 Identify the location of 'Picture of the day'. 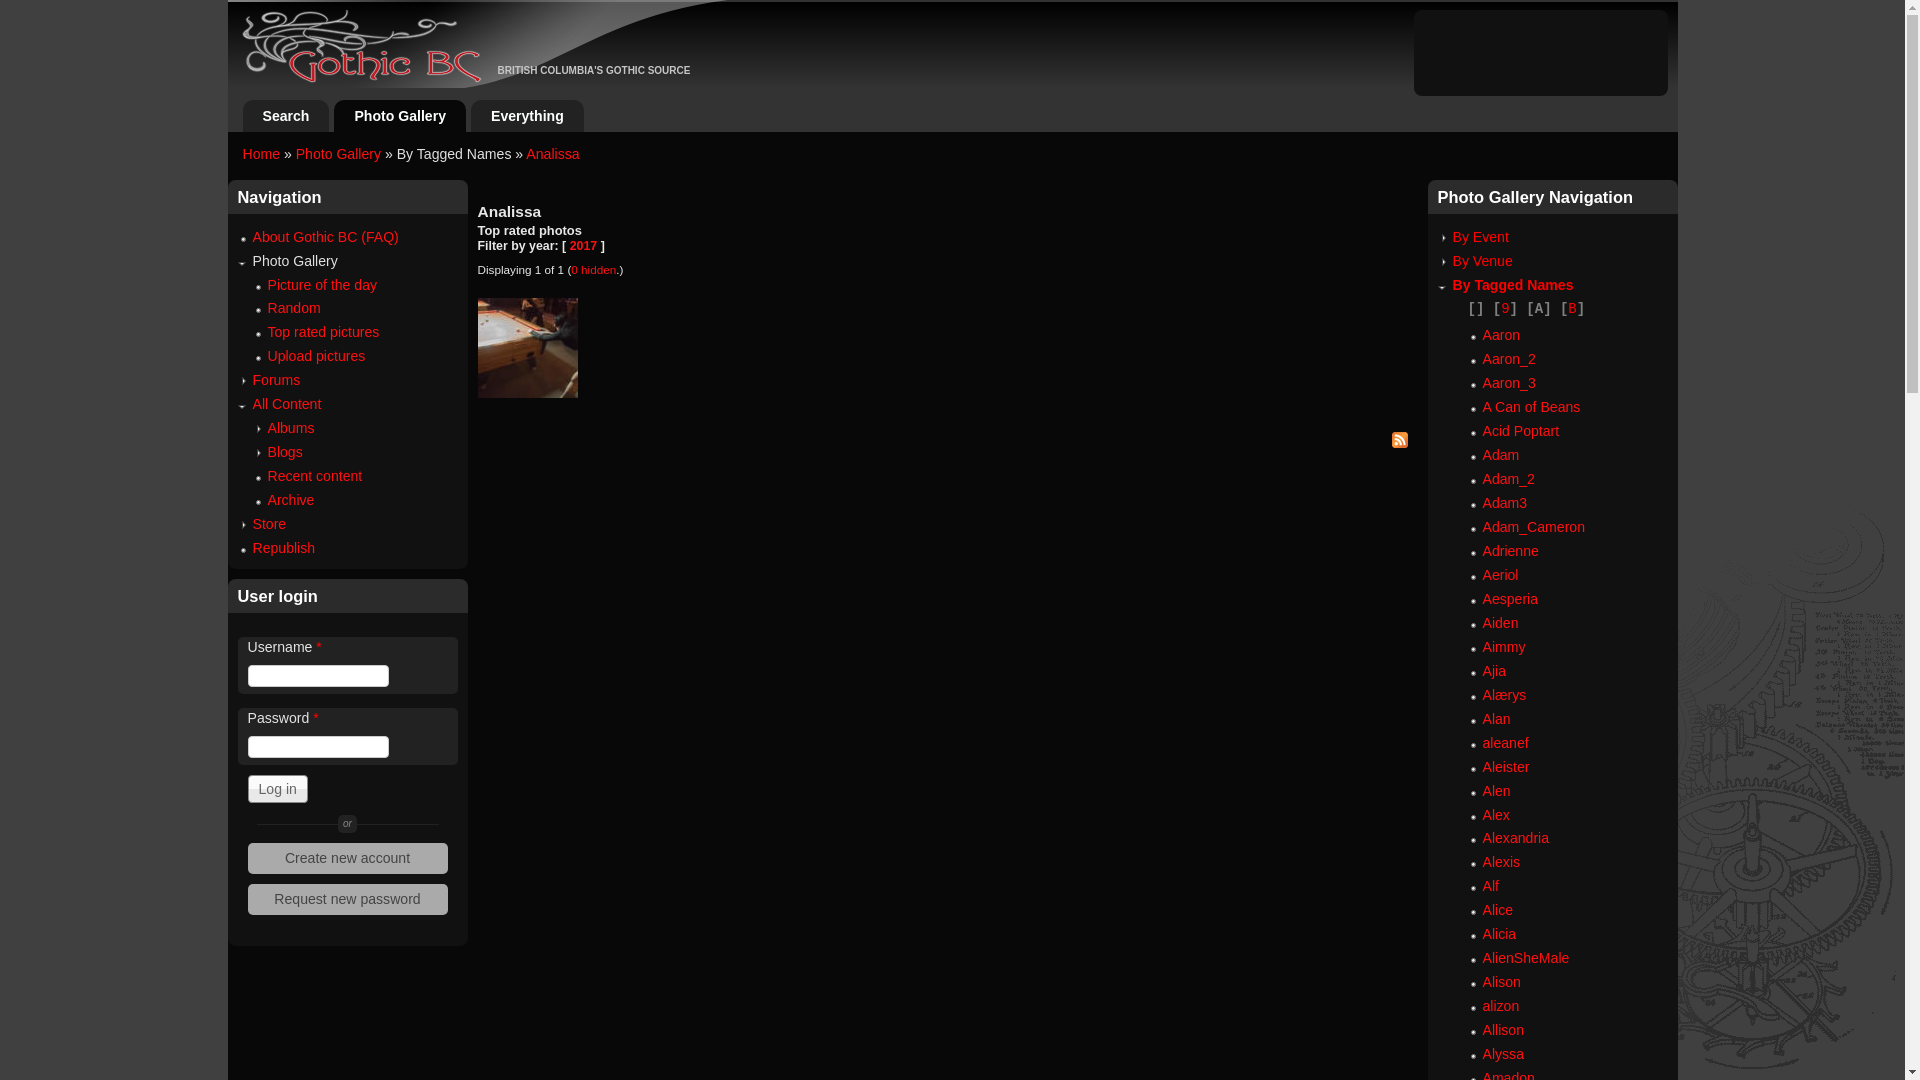
(322, 285).